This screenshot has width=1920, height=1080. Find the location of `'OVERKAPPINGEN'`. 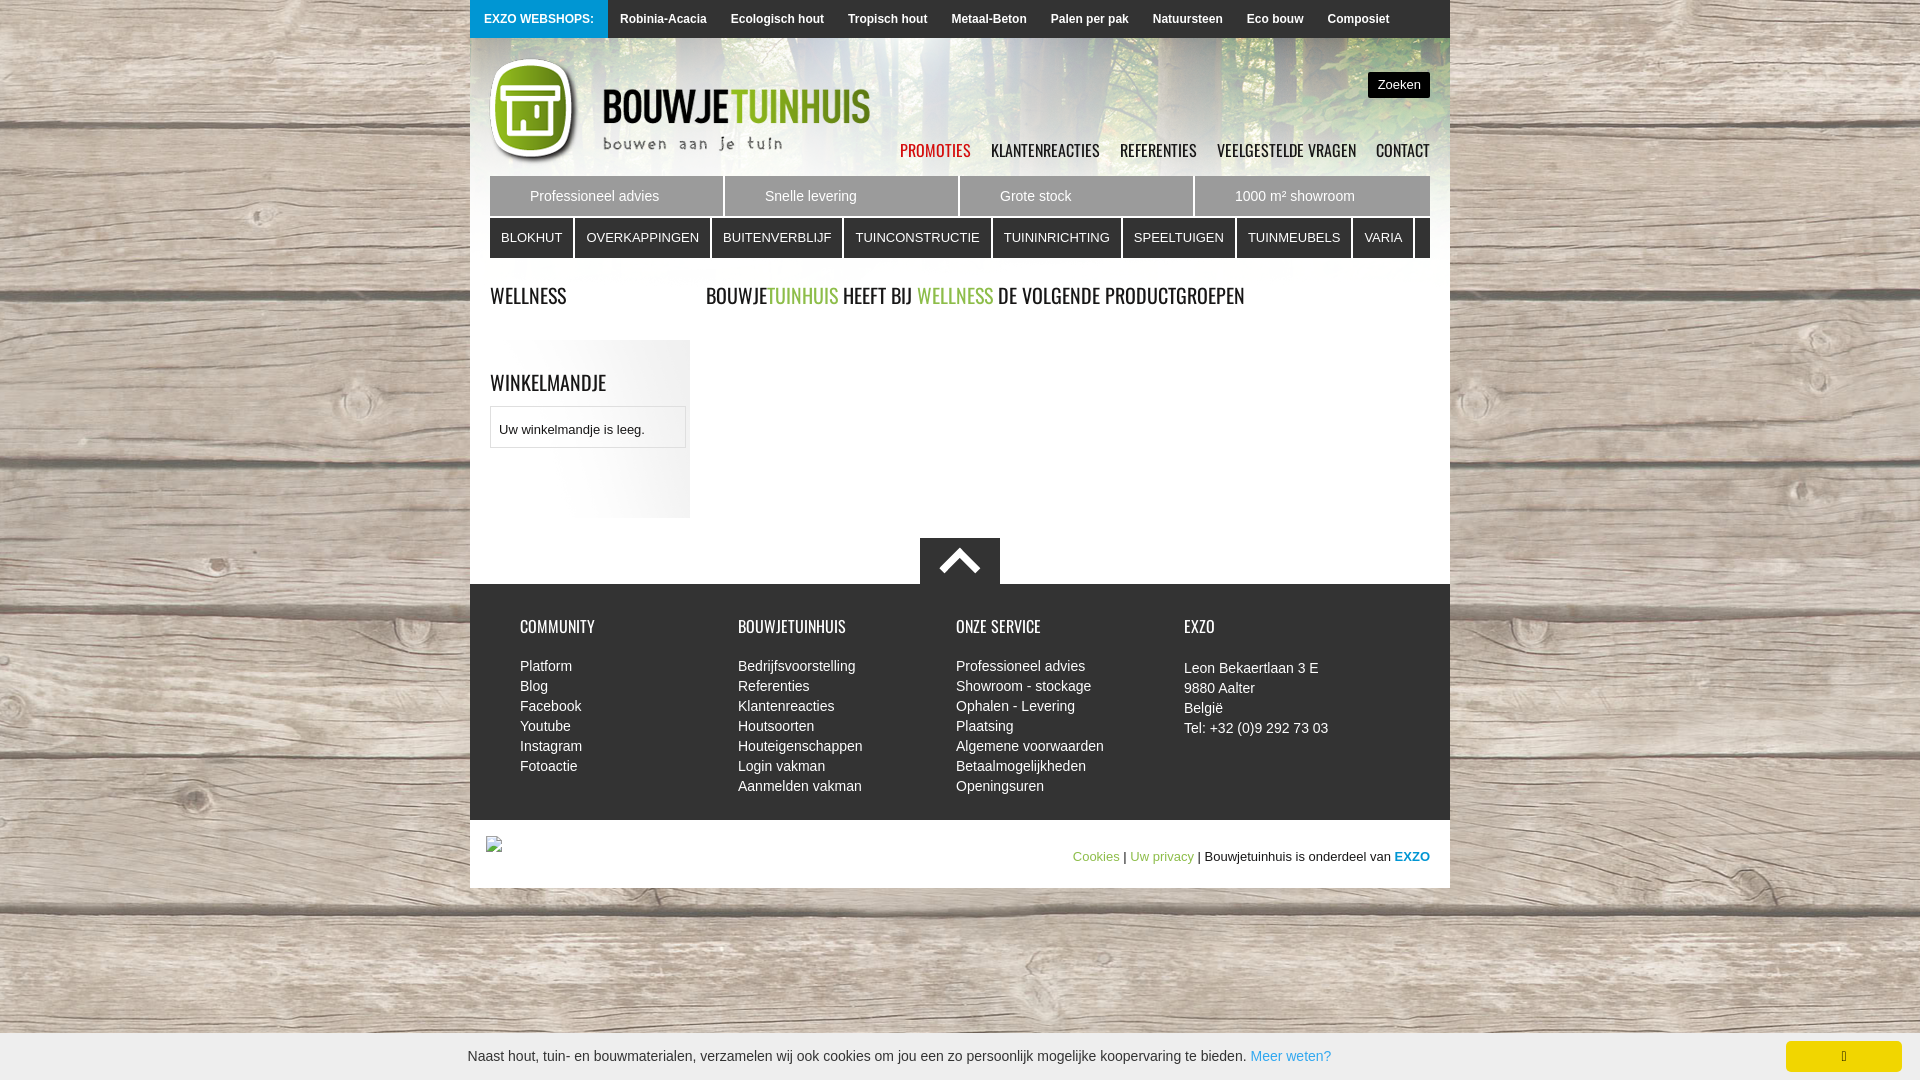

'OVERKAPPINGEN' is located at coordinates (574, 237).